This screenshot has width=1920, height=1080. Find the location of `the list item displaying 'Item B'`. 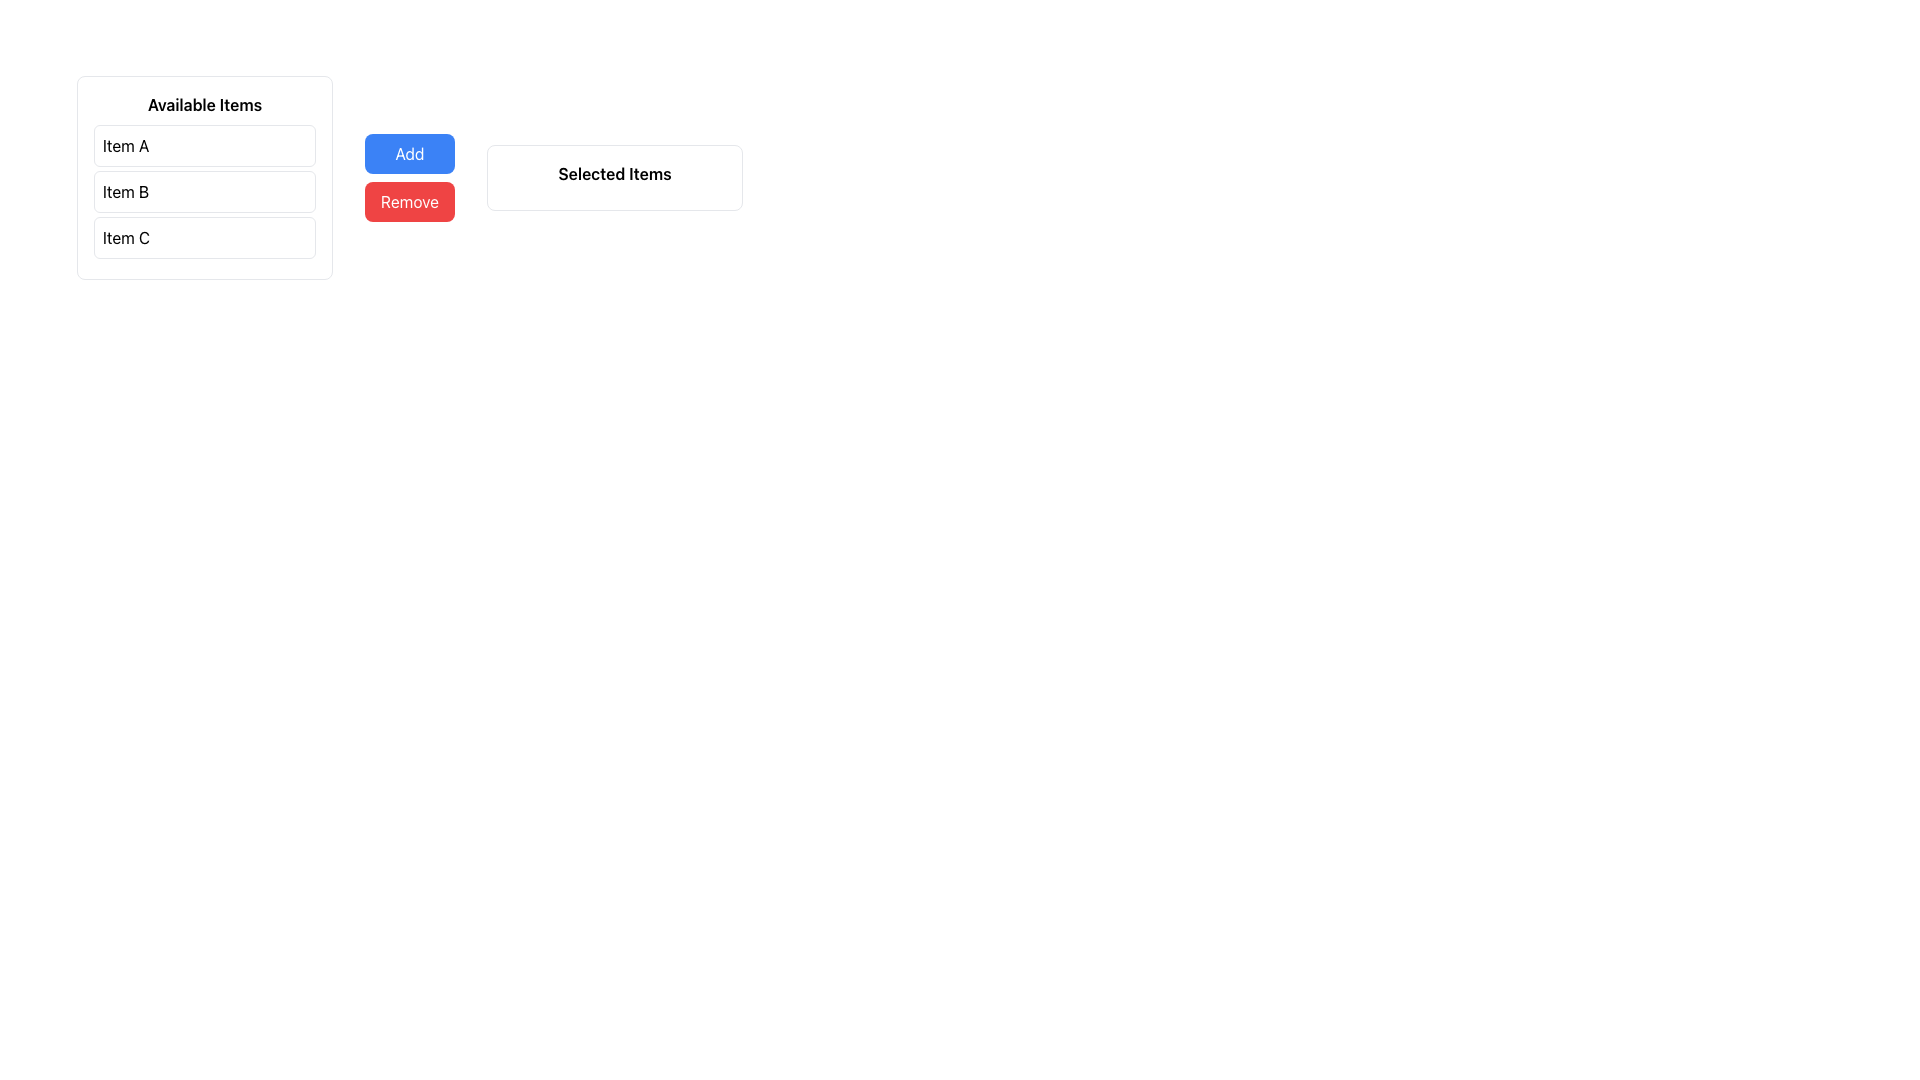

the list item displaying 'Item B' is located at coordinates (205, 192).